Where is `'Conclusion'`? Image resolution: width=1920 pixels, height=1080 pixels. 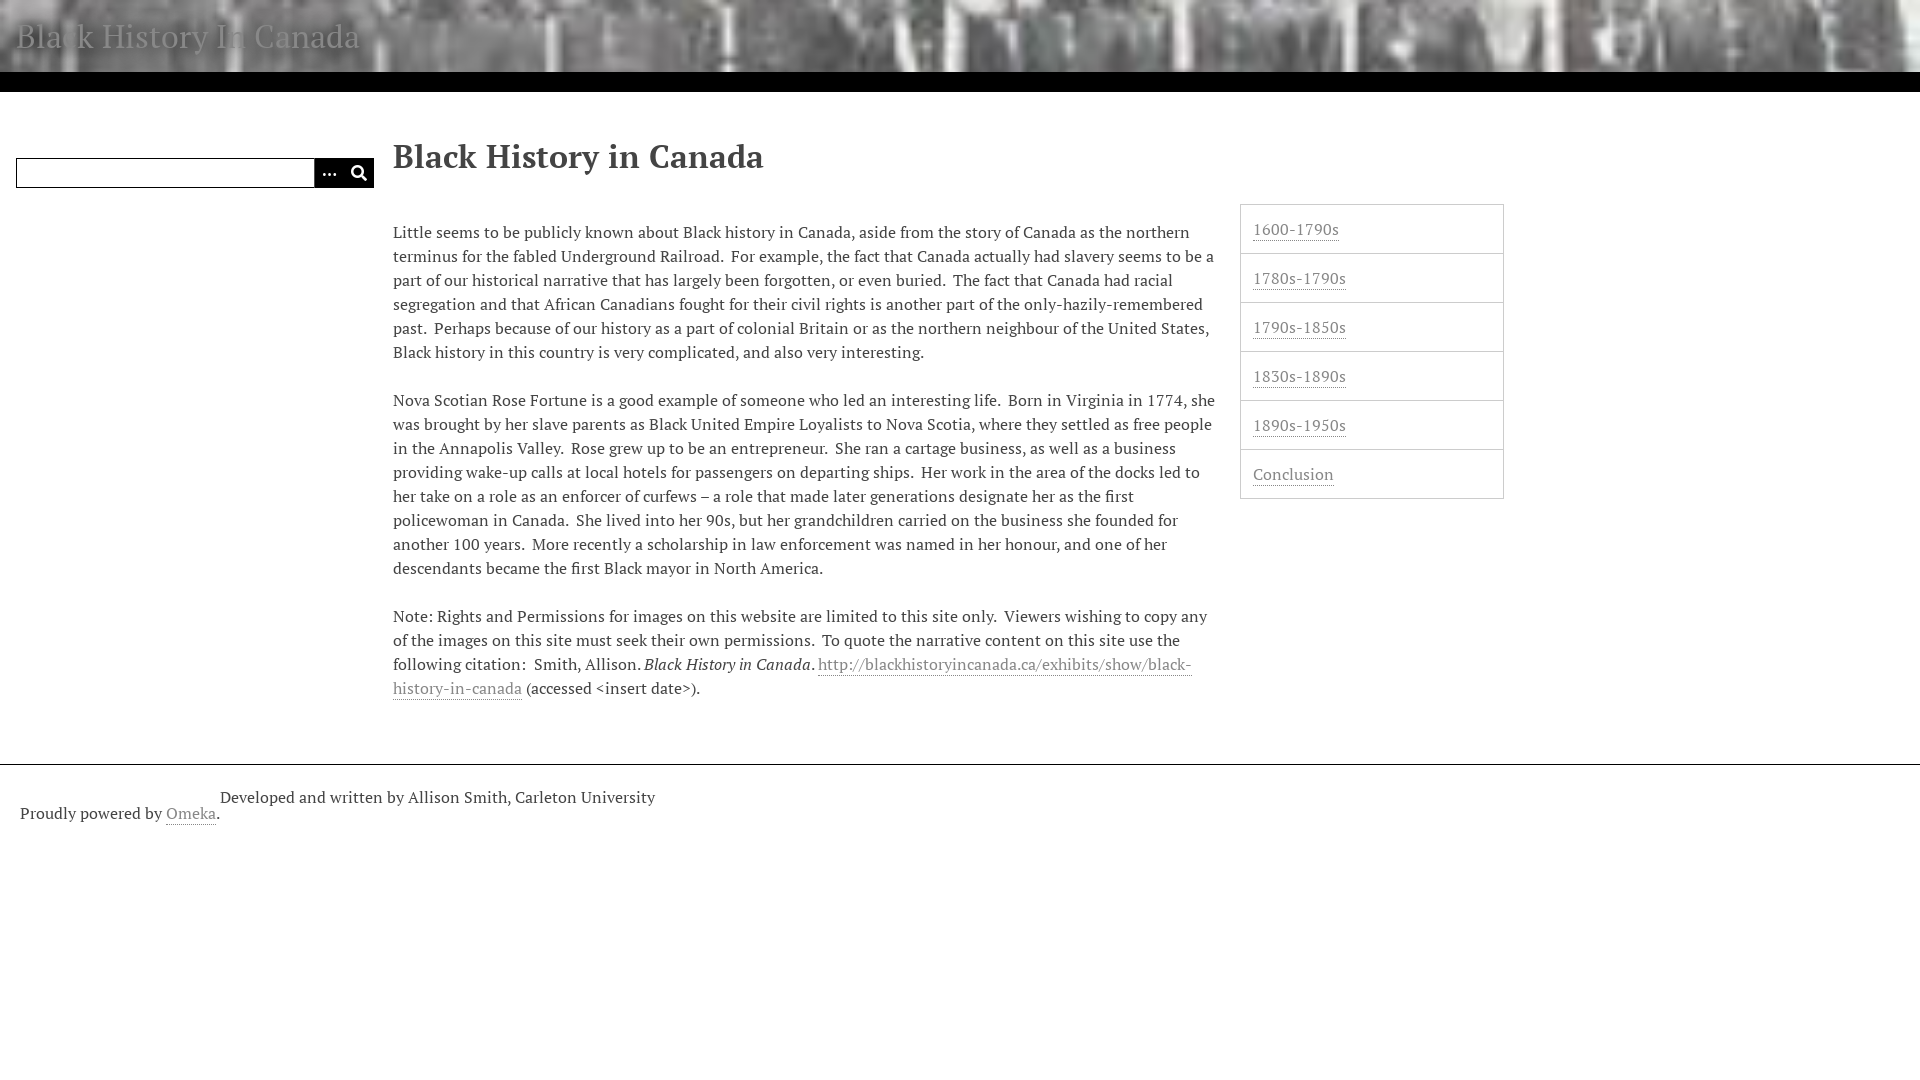 'Conclusion' is located at coordinates (1293, 474).